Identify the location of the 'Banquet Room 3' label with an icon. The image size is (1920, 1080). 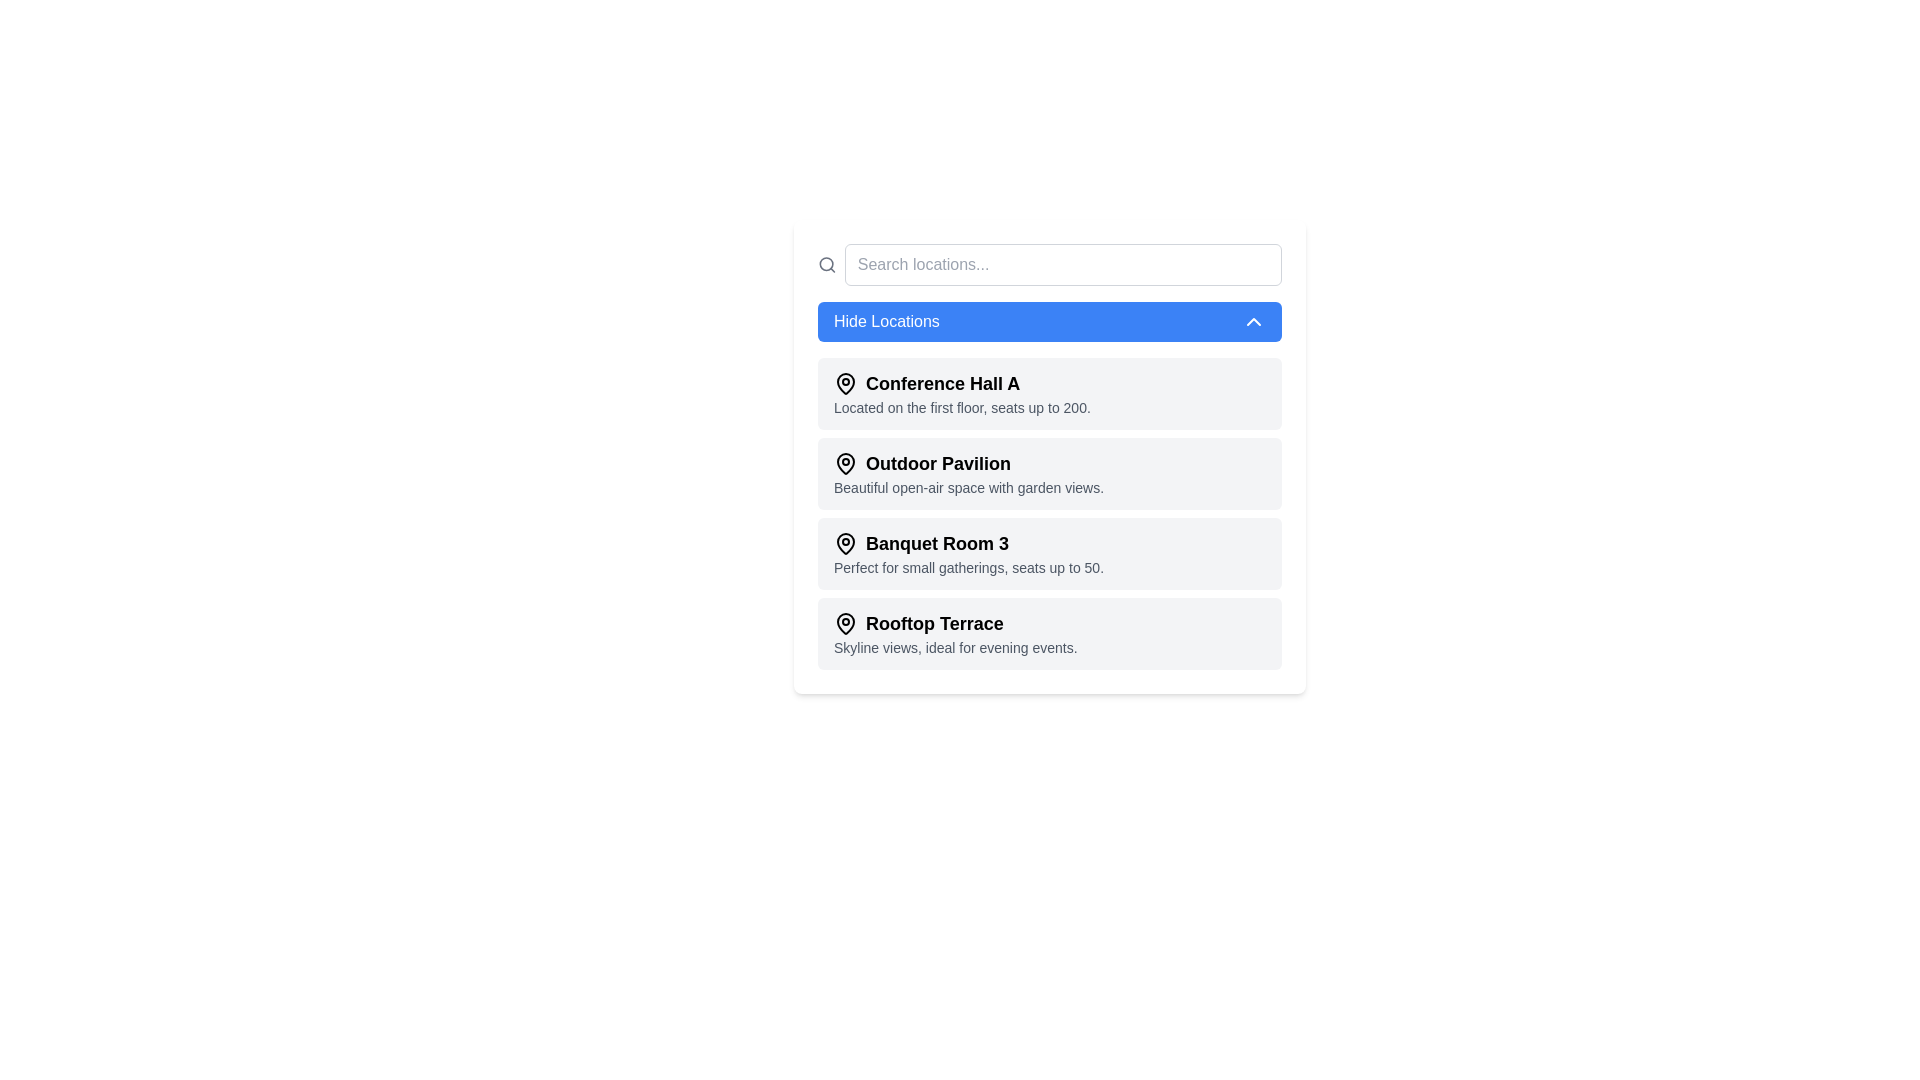
(969, 543).